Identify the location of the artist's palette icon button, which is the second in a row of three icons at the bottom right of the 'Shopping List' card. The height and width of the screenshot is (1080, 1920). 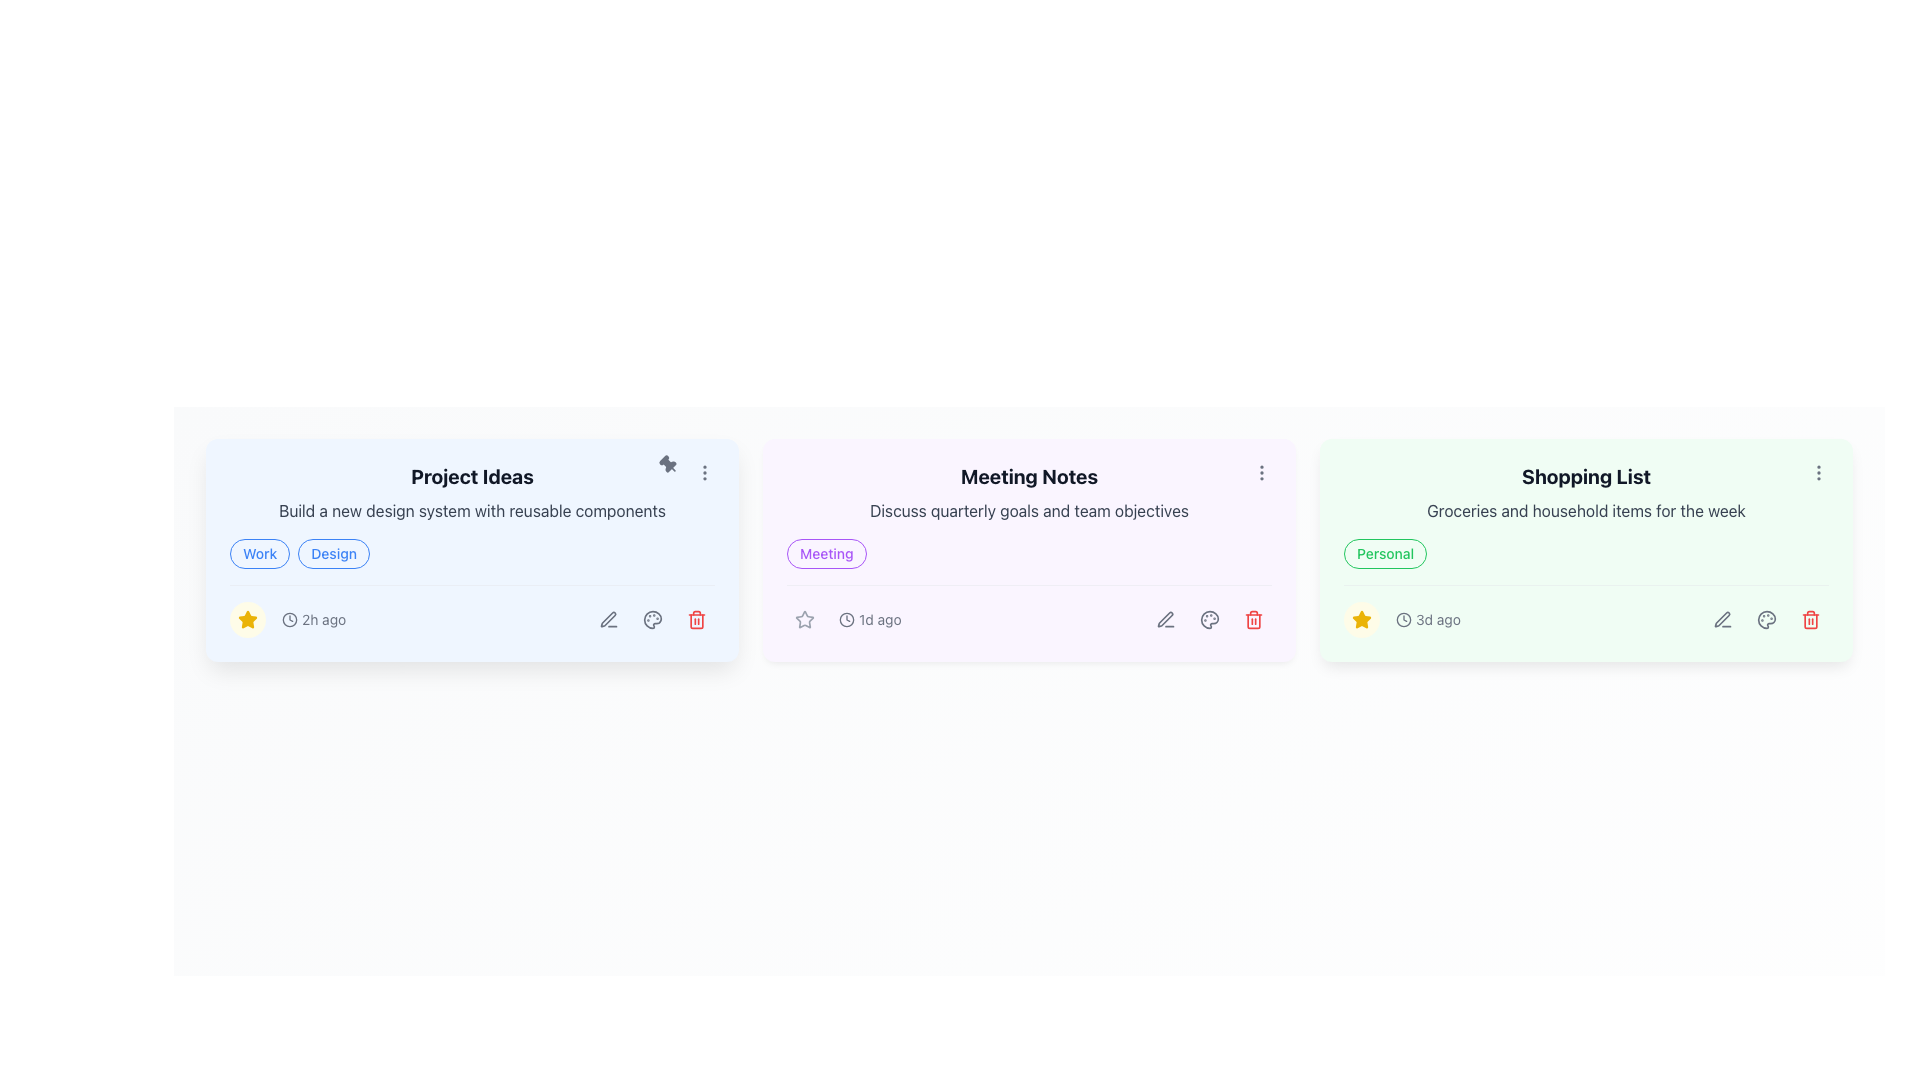
(1766, 619).